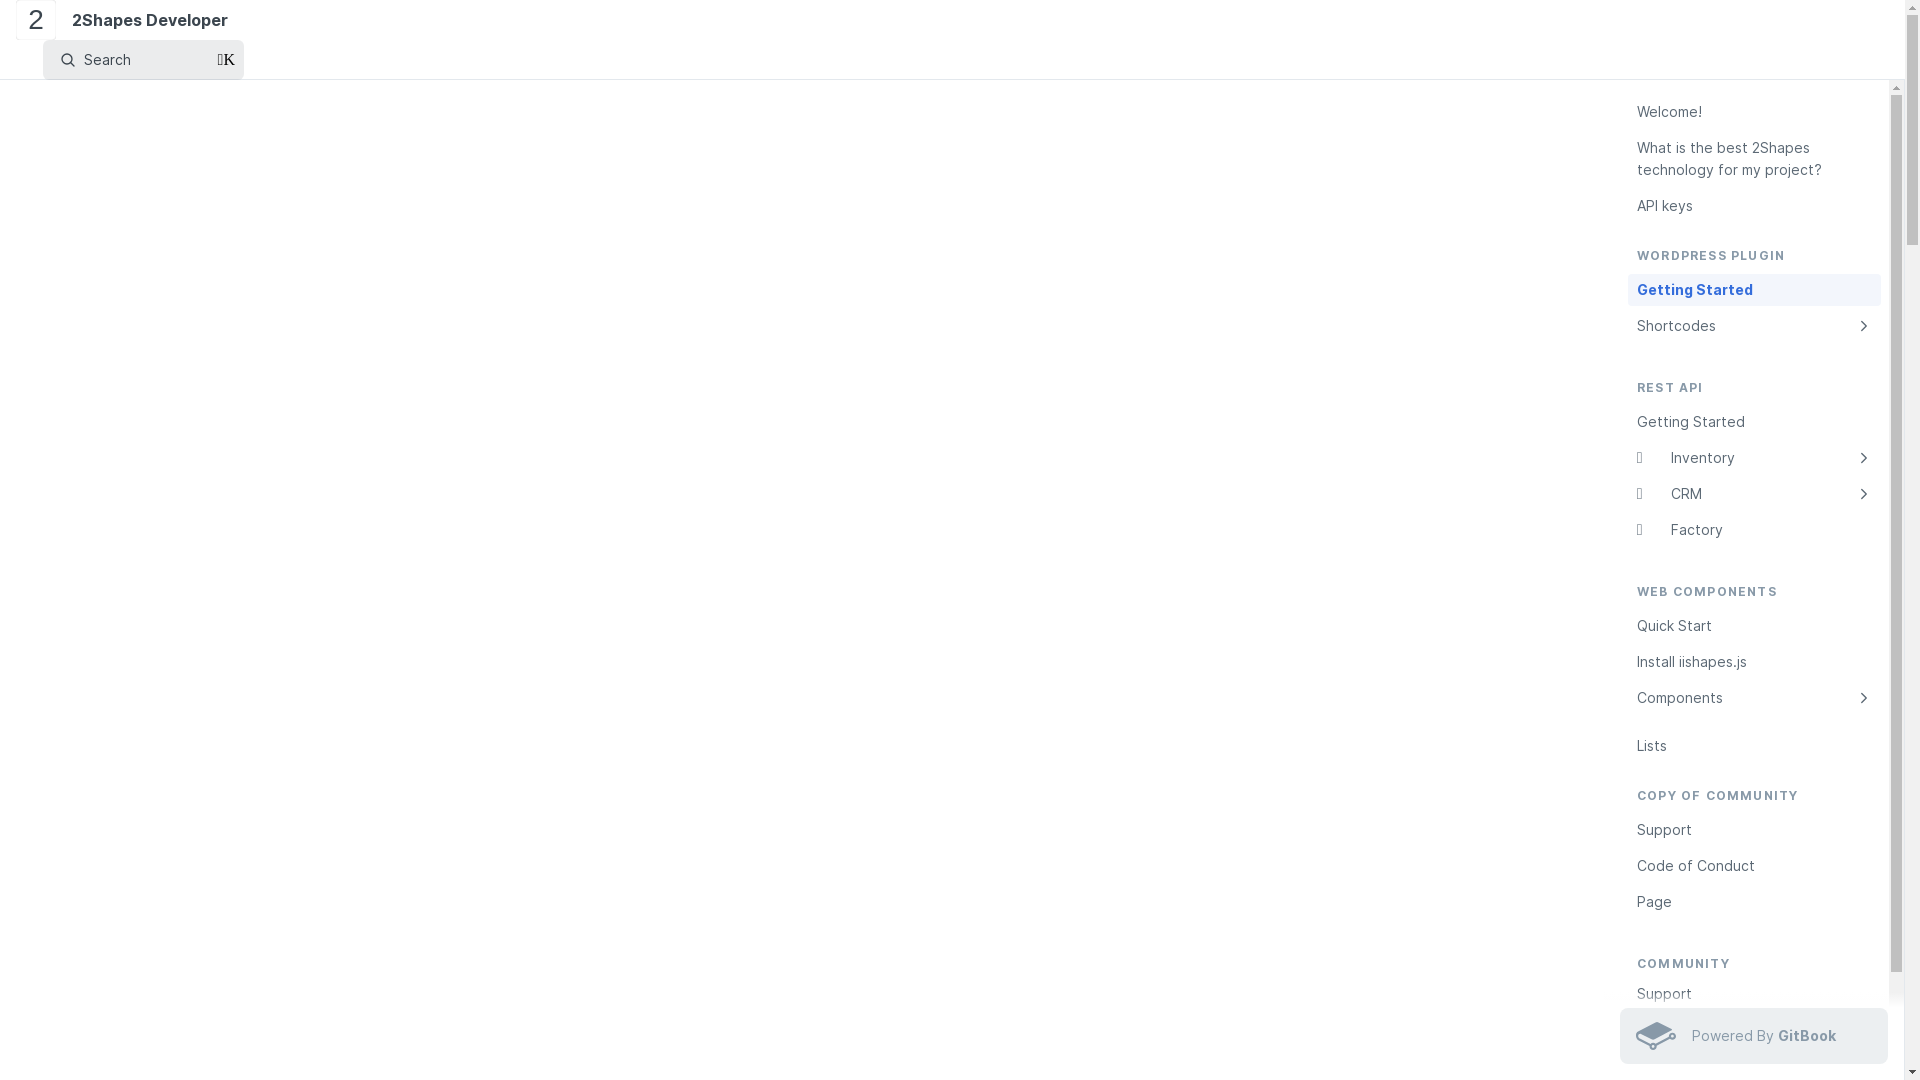 The height and width of the screenshot is (1080, 1920). What do you see at coordinates (1753, 289) in the screenshot?
I see `'Getting Started'` at bounding box center [1753, 289].